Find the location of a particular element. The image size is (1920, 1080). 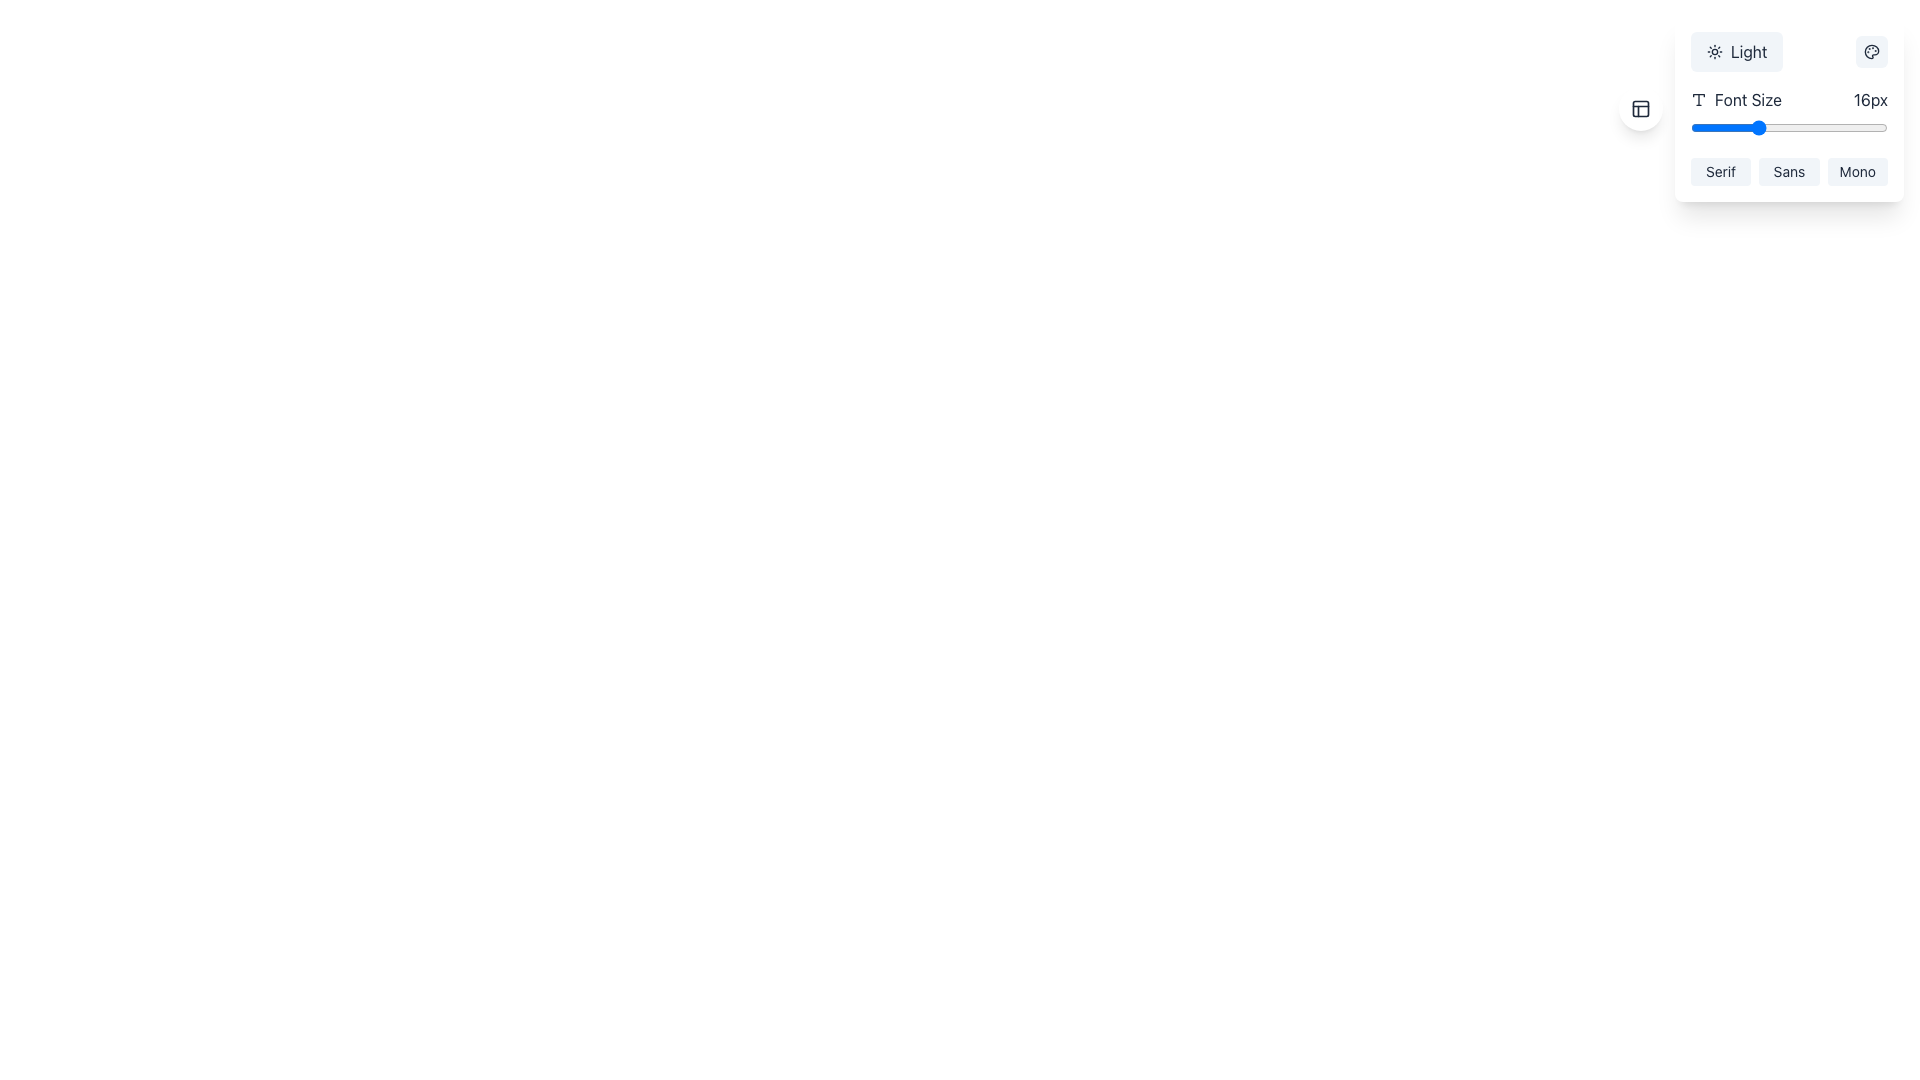

the font size is located at coordinates (1870, 127).